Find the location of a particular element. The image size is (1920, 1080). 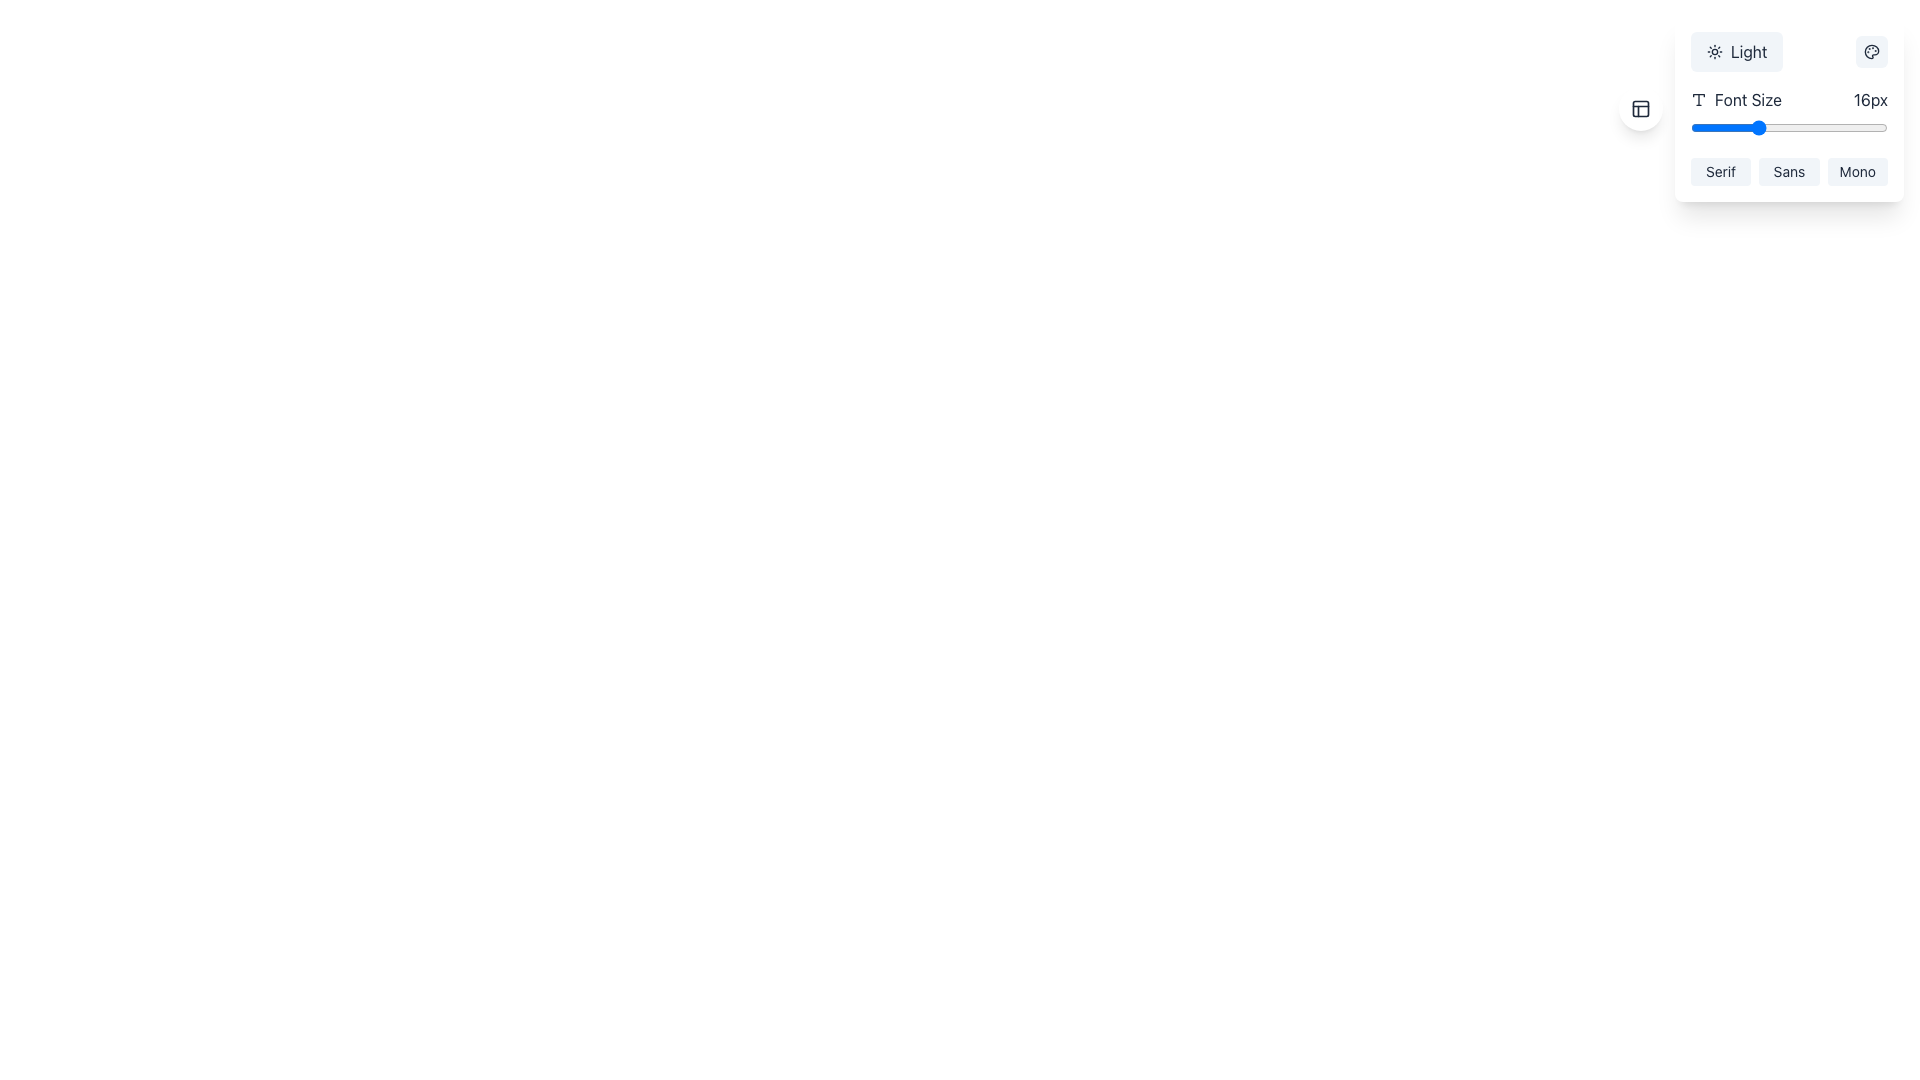

the font size is located at coordinates (1870, 127).